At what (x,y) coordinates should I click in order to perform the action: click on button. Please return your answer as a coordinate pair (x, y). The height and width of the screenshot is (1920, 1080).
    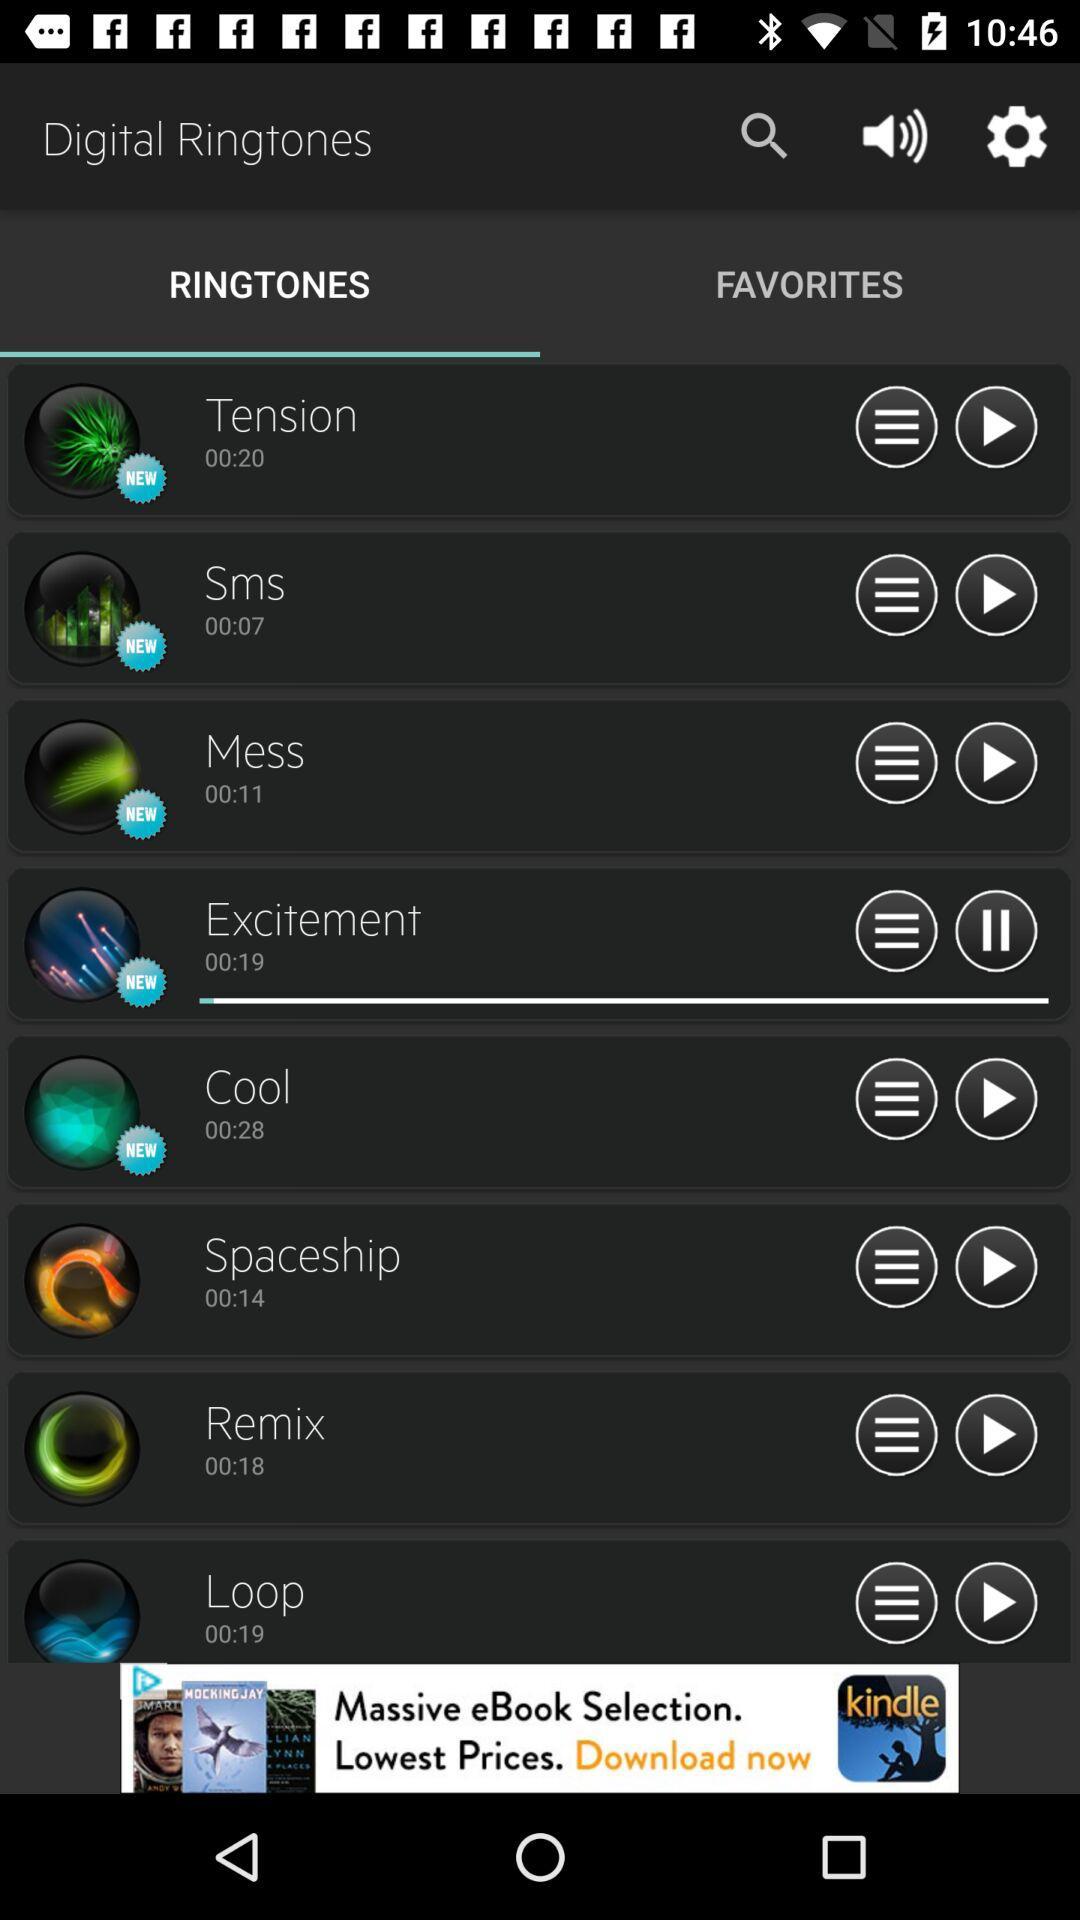
    Looking at the image, I should click on (995, 1435).